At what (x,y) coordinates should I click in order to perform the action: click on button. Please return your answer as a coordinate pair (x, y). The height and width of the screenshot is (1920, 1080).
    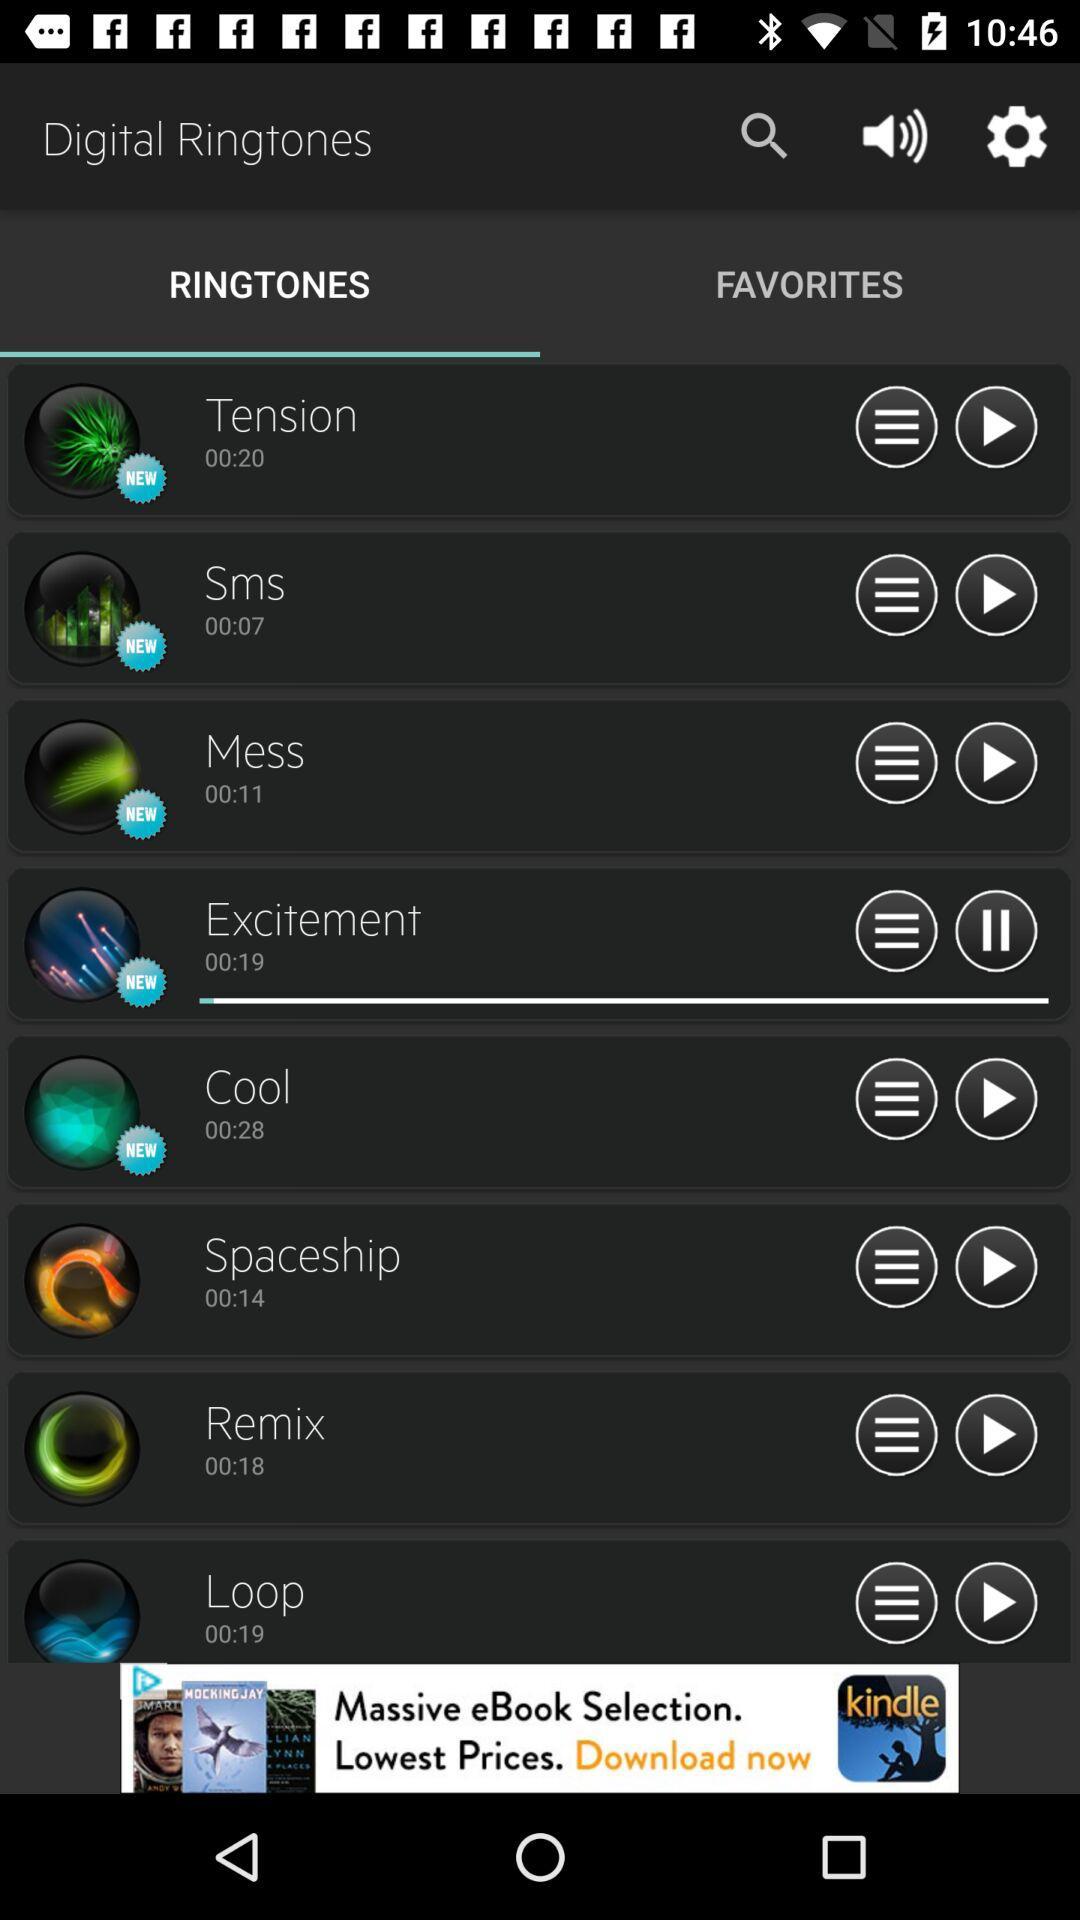
    Looking at the image, I should click on (995, 1435).